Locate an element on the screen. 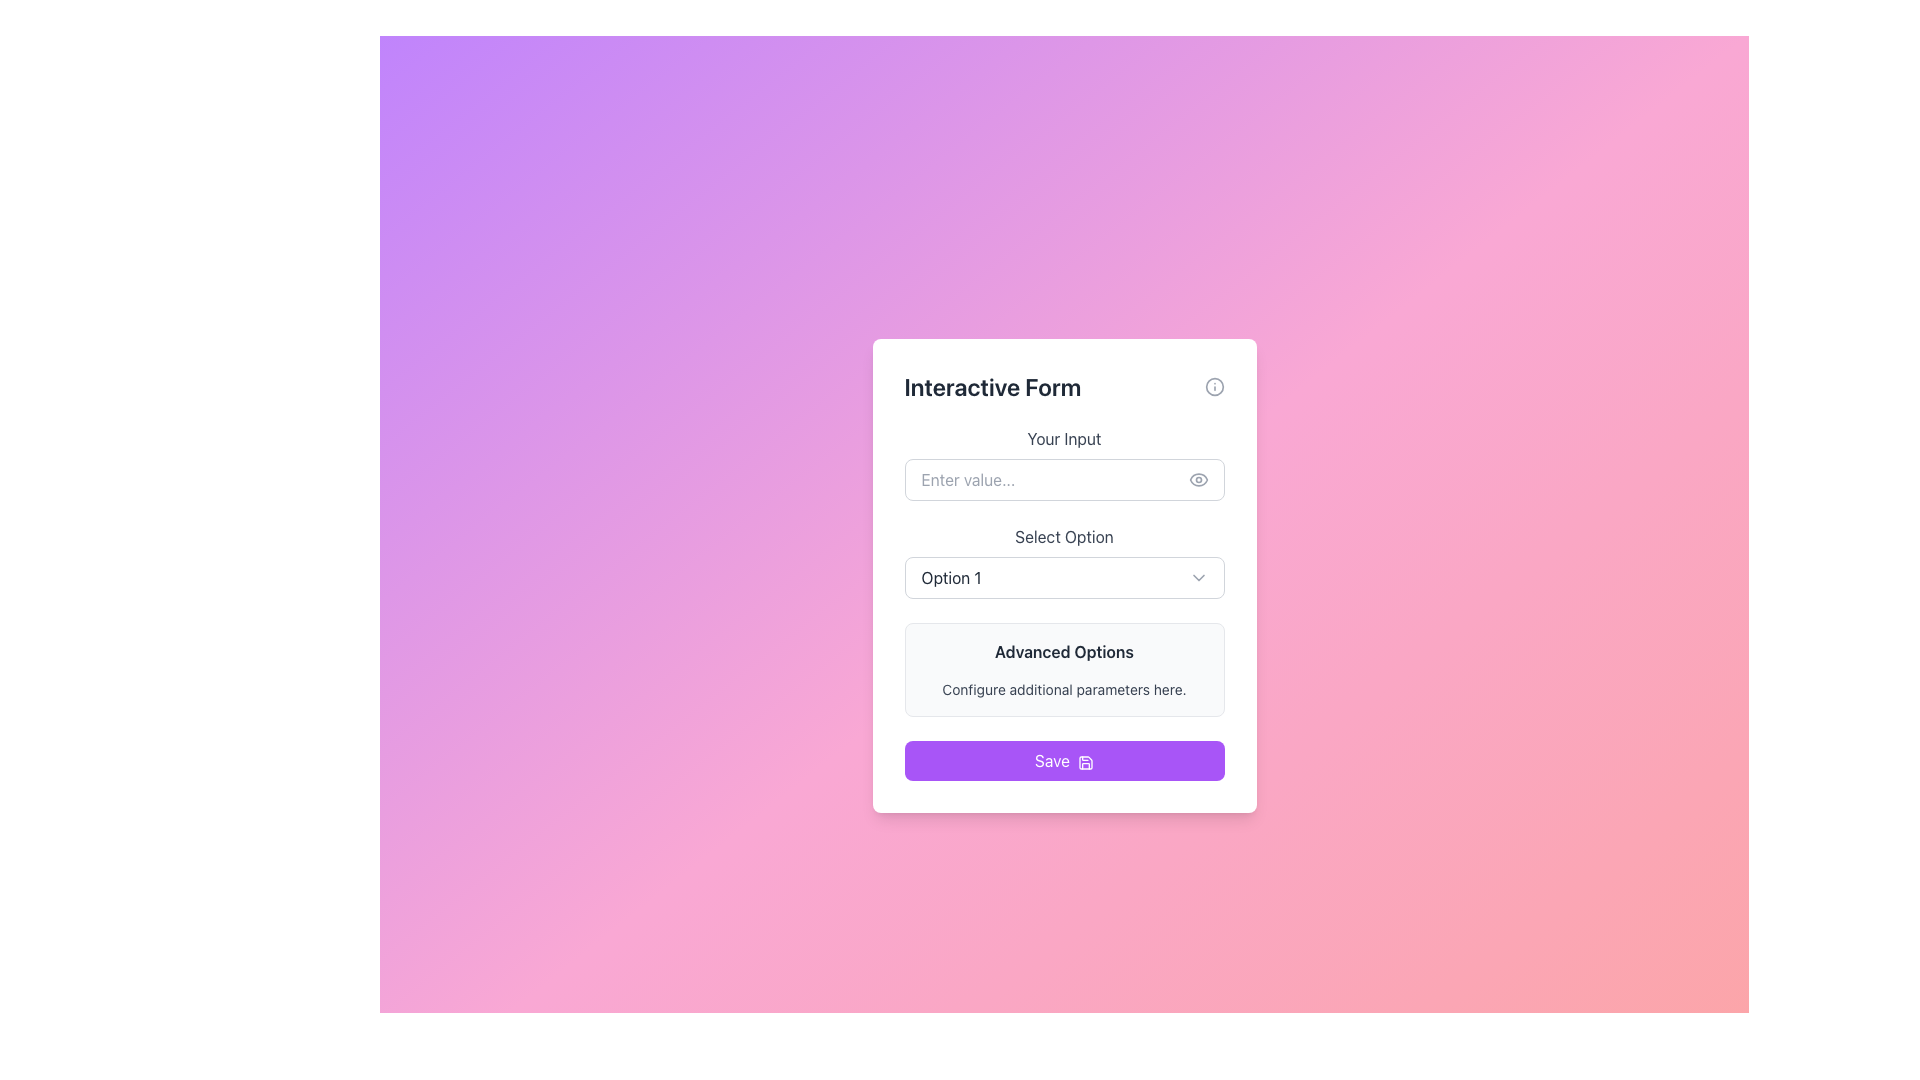  the dropdown menu located in the 'Interactive Form' card layout, positioned below 'Your Input' and above 'Advanced Options' is located at coordinates (1063, 562).